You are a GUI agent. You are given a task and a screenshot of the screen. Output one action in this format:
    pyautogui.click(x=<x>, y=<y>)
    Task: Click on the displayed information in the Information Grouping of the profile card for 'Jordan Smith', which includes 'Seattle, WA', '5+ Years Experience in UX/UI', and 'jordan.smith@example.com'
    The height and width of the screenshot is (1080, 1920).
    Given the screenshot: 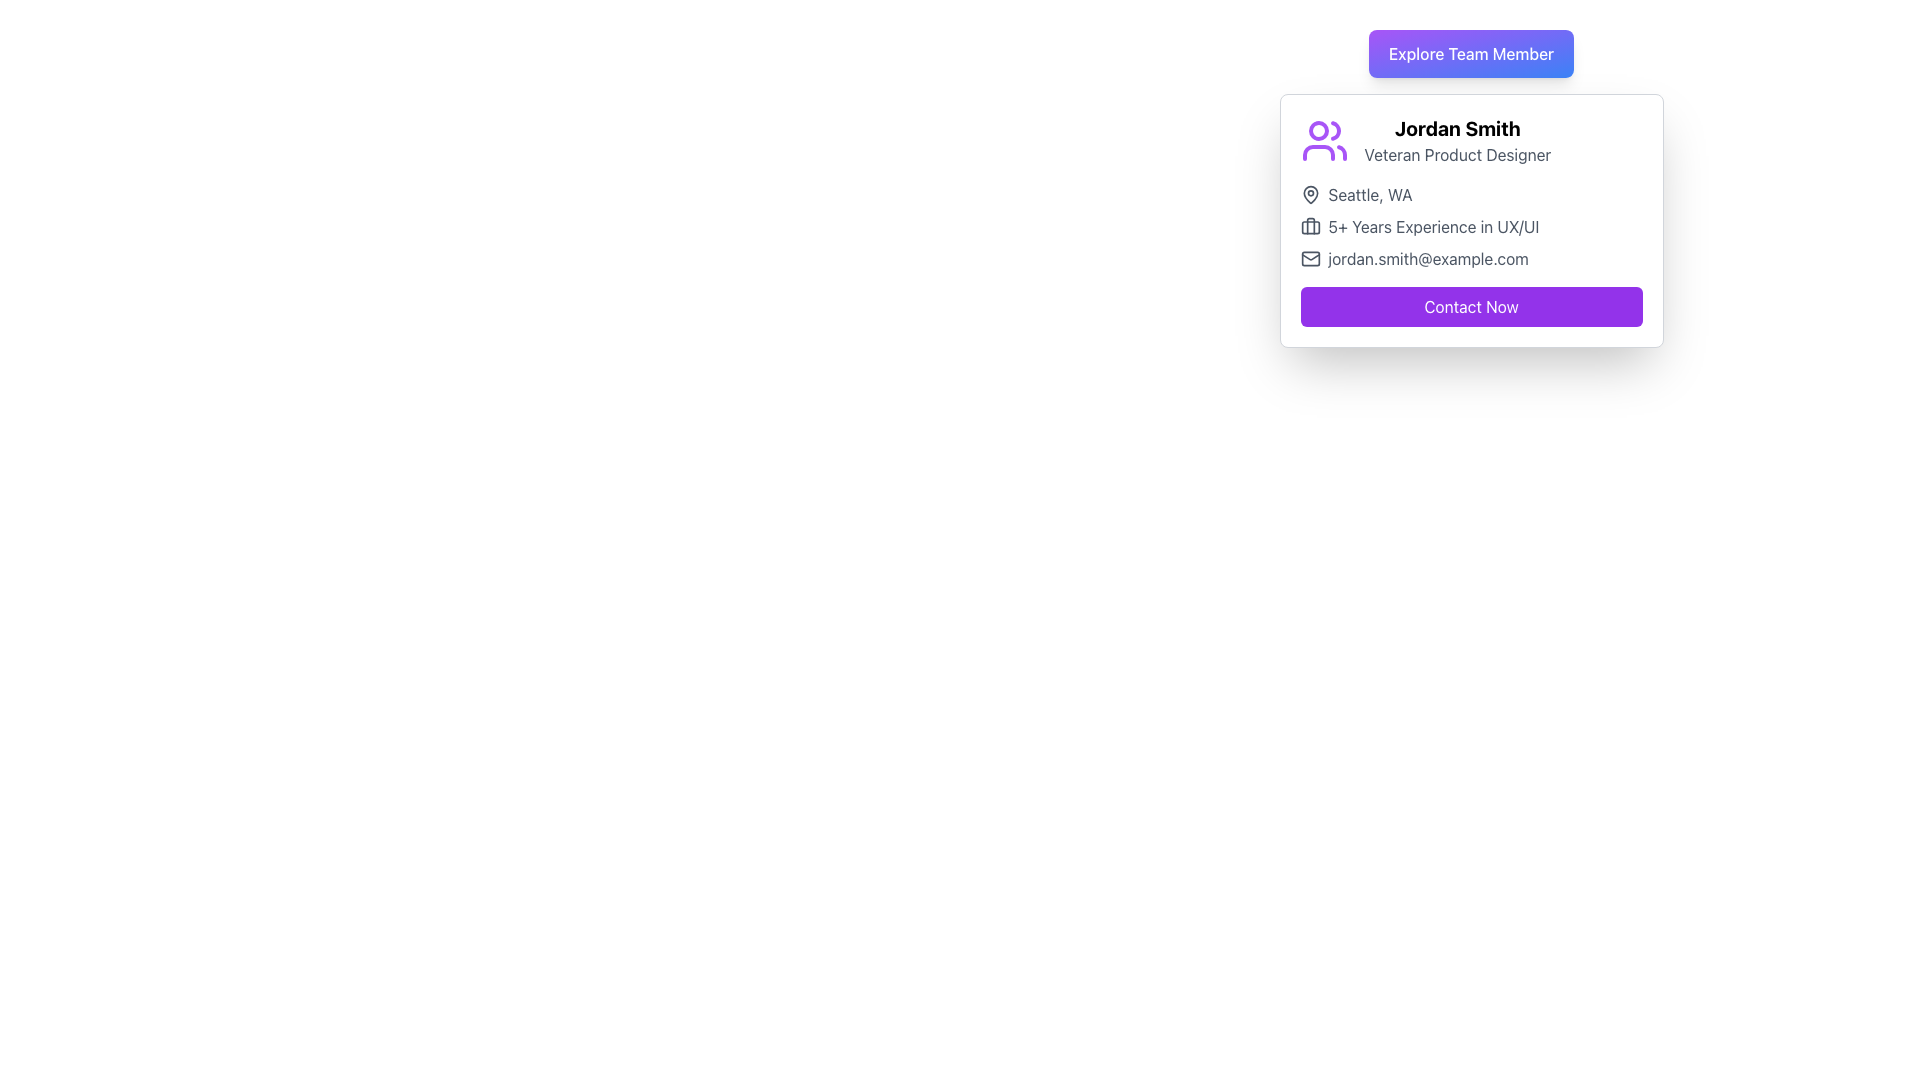 What is the action you would take?
    pyautogui.click(x=1471, y=226)
    